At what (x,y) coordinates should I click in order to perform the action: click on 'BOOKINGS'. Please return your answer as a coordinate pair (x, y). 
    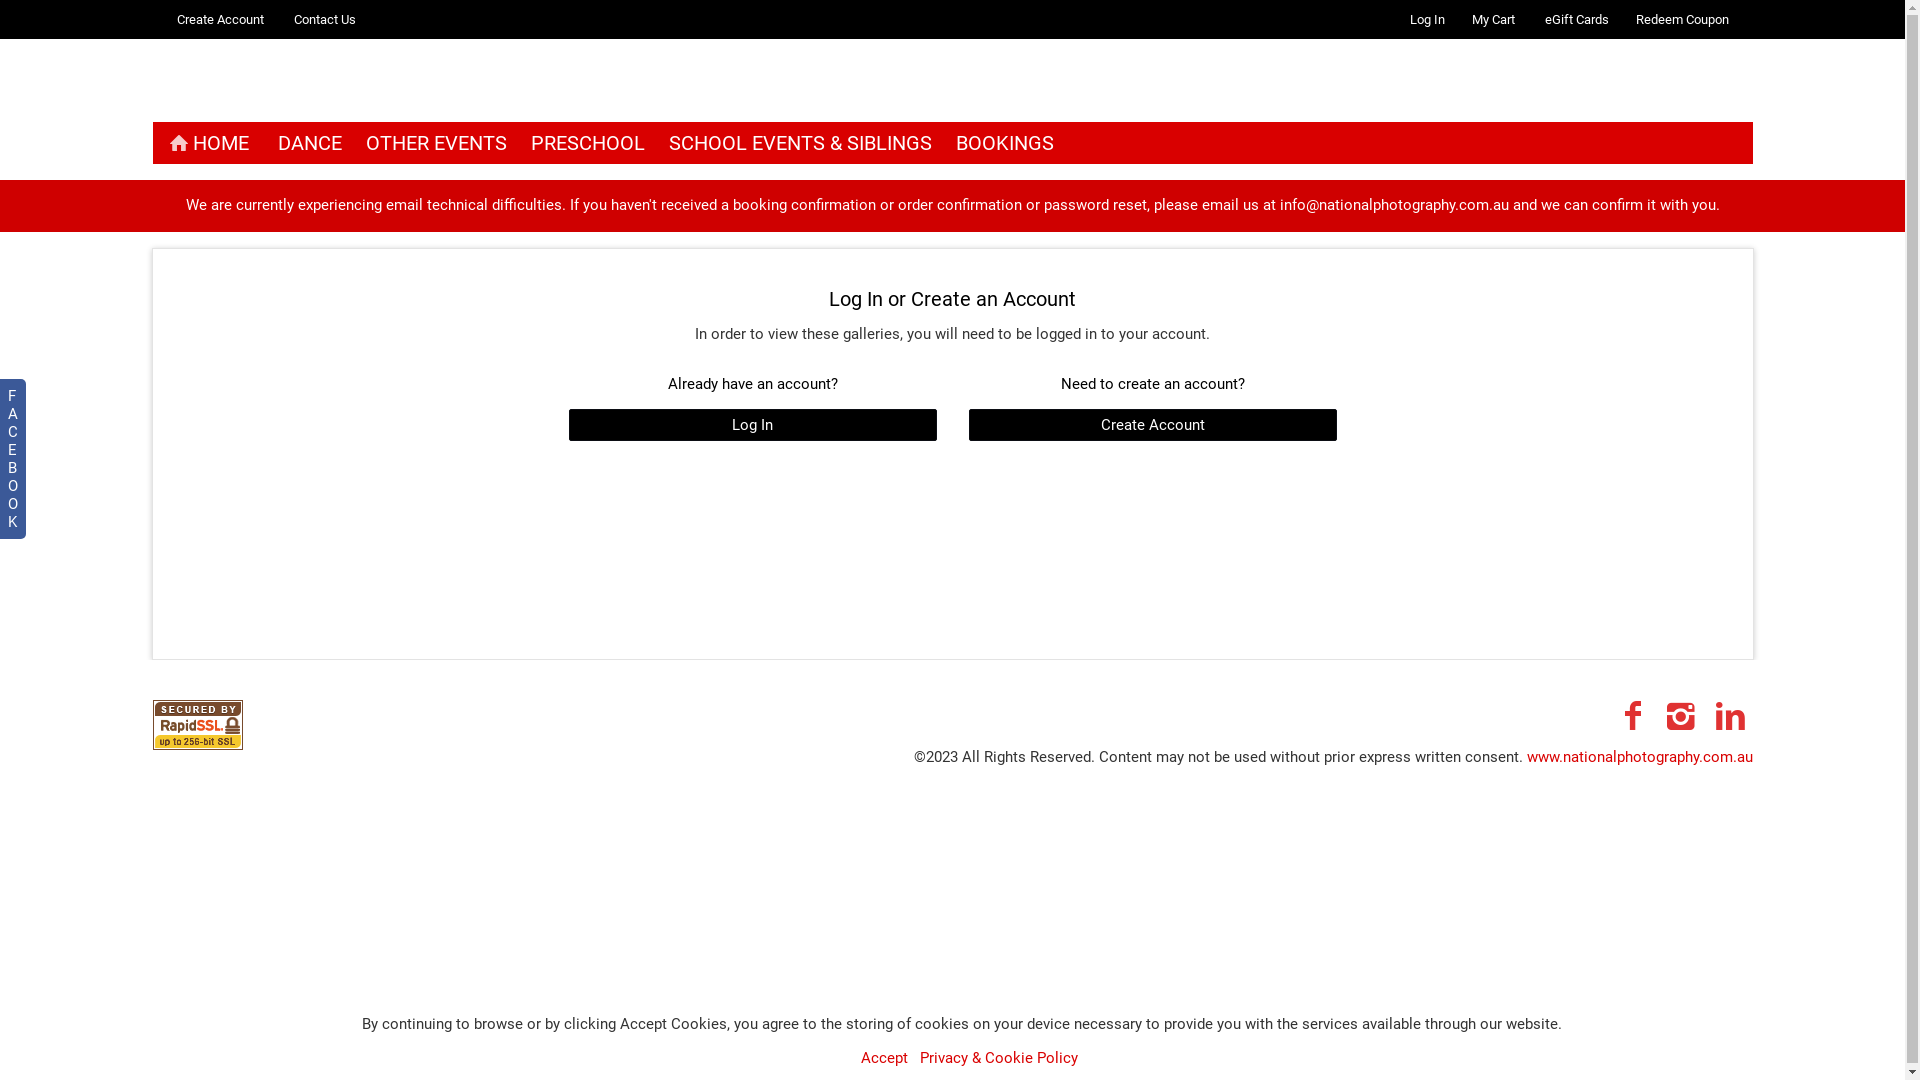
    Looking at the image, I should click on (1004, 141).